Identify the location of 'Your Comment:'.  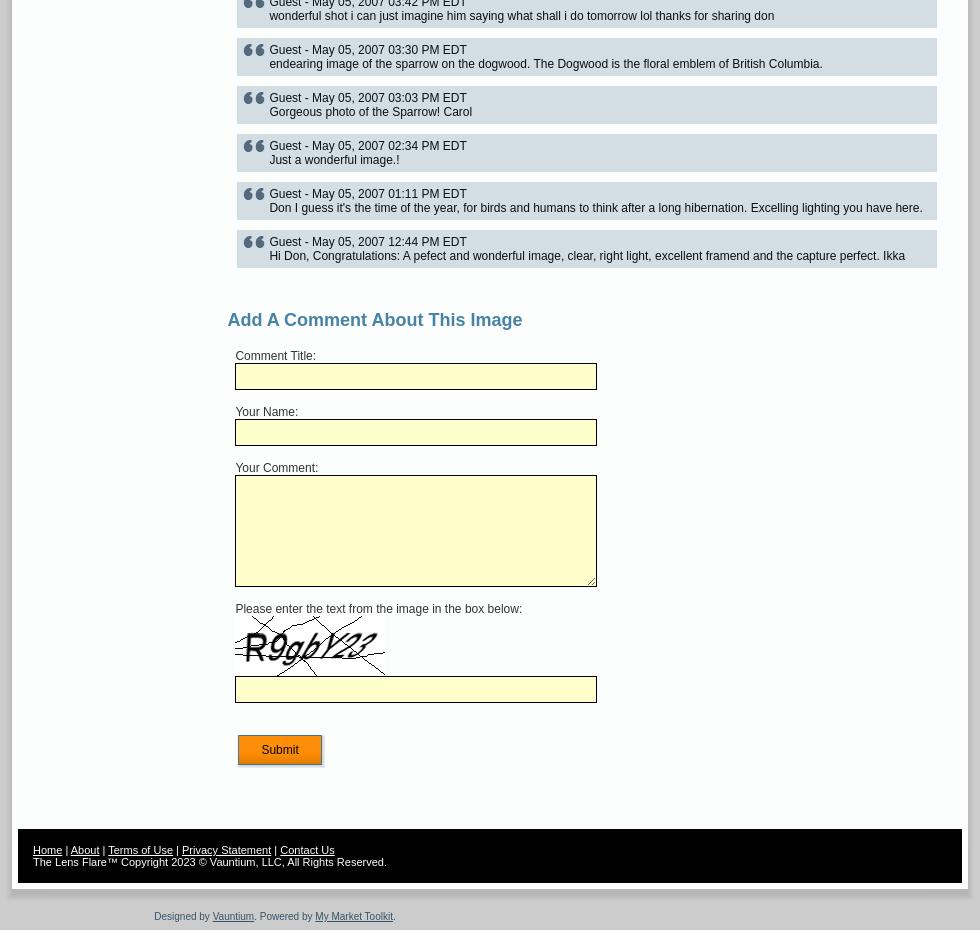
(235, 466).